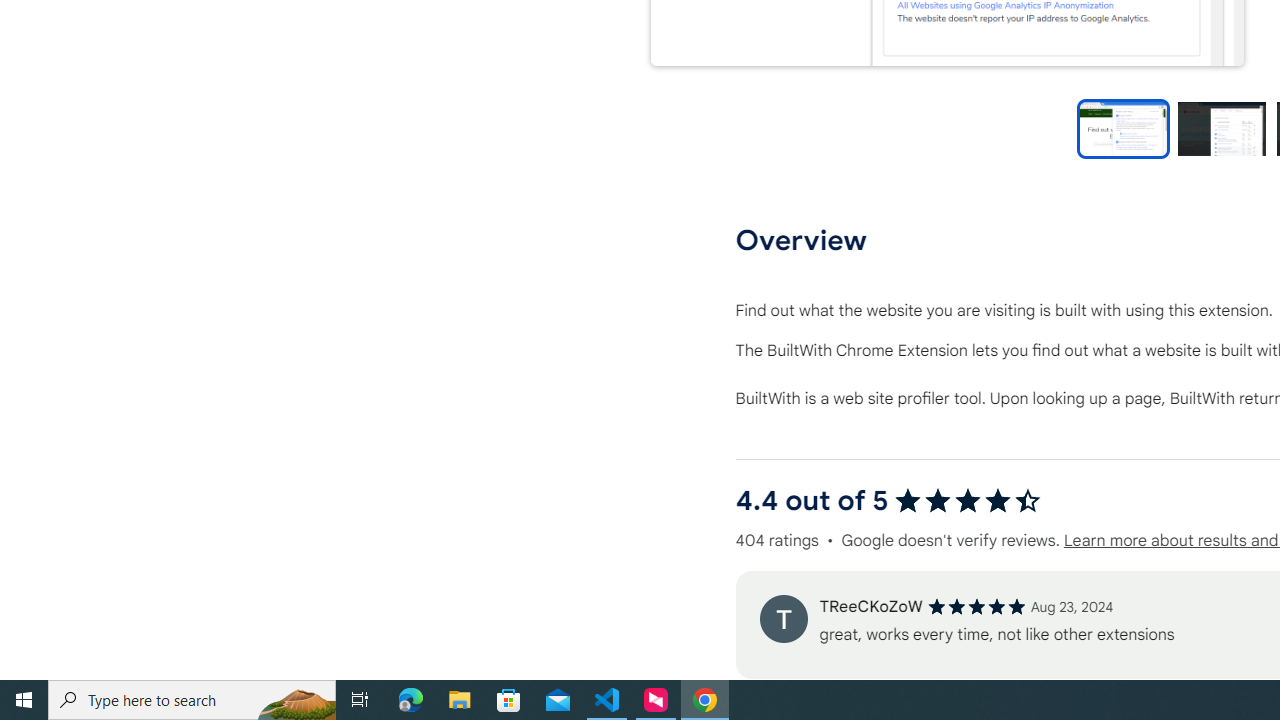  I want to click on 'Preview slide 1', so click(1123, 128).